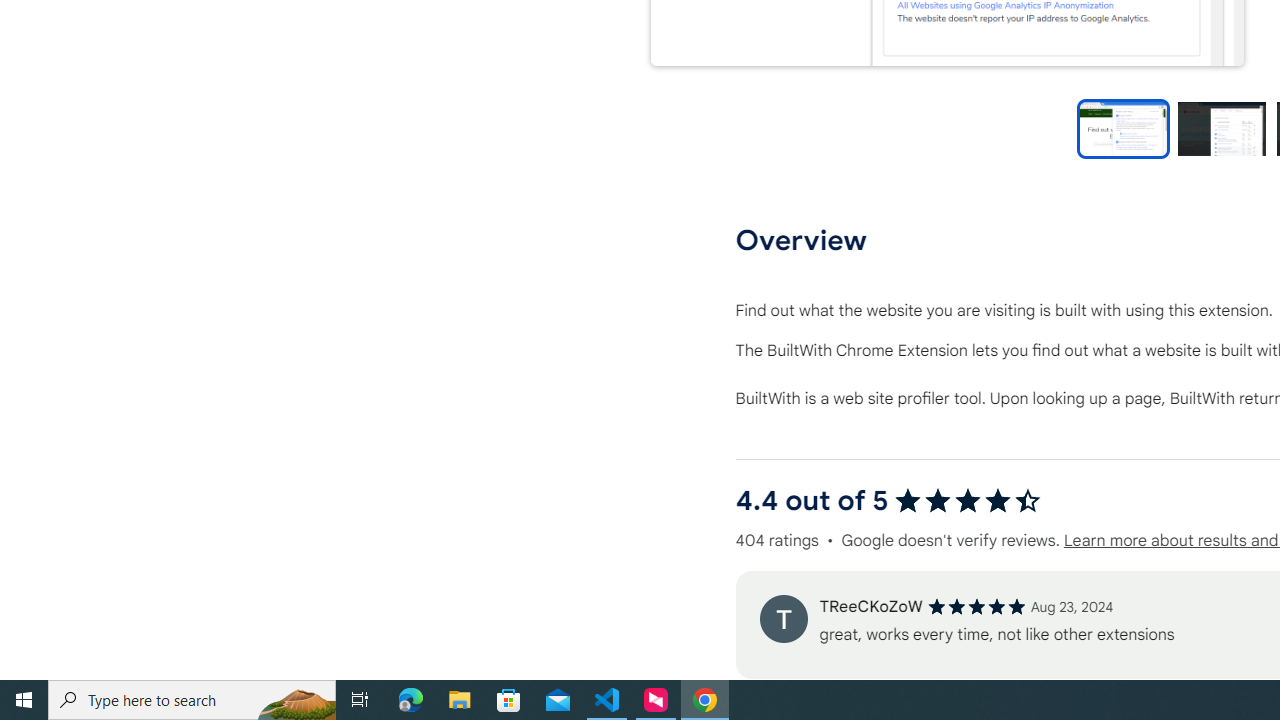  I want to click on 'Preview slide 1', so click(1123, 128).